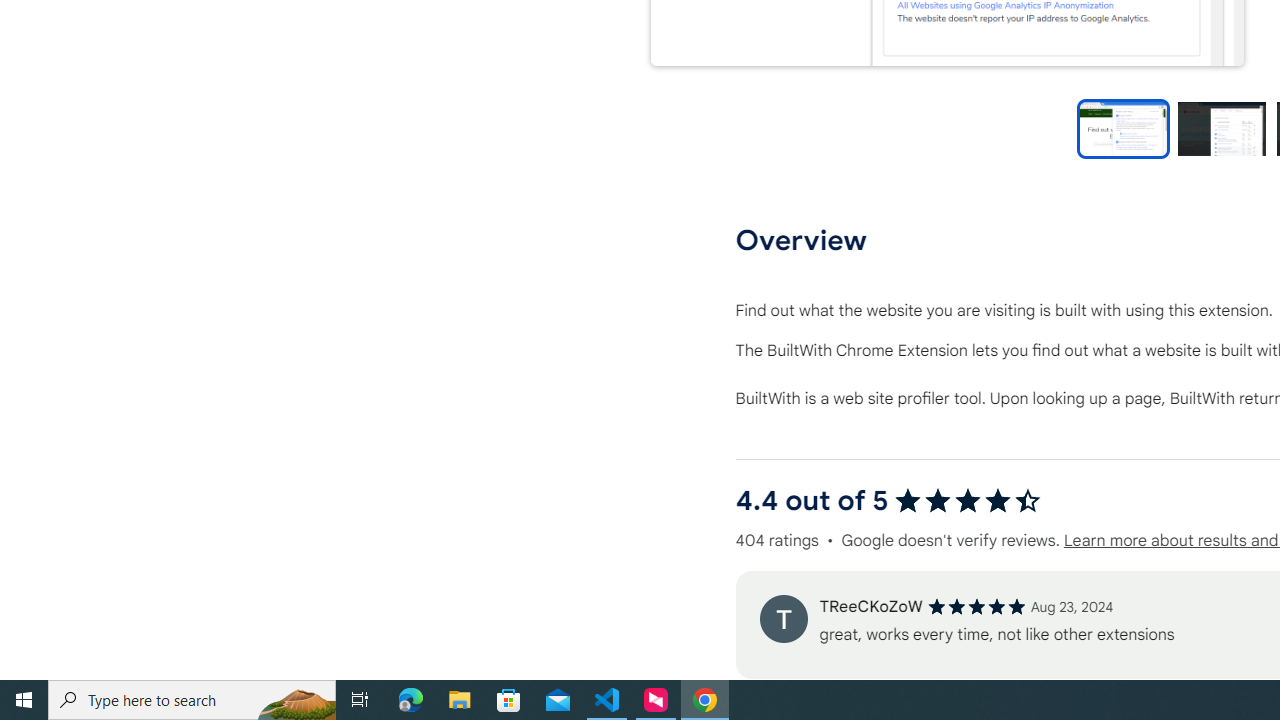  I want to click on 'Preview slide 1', so click(1123, 128).